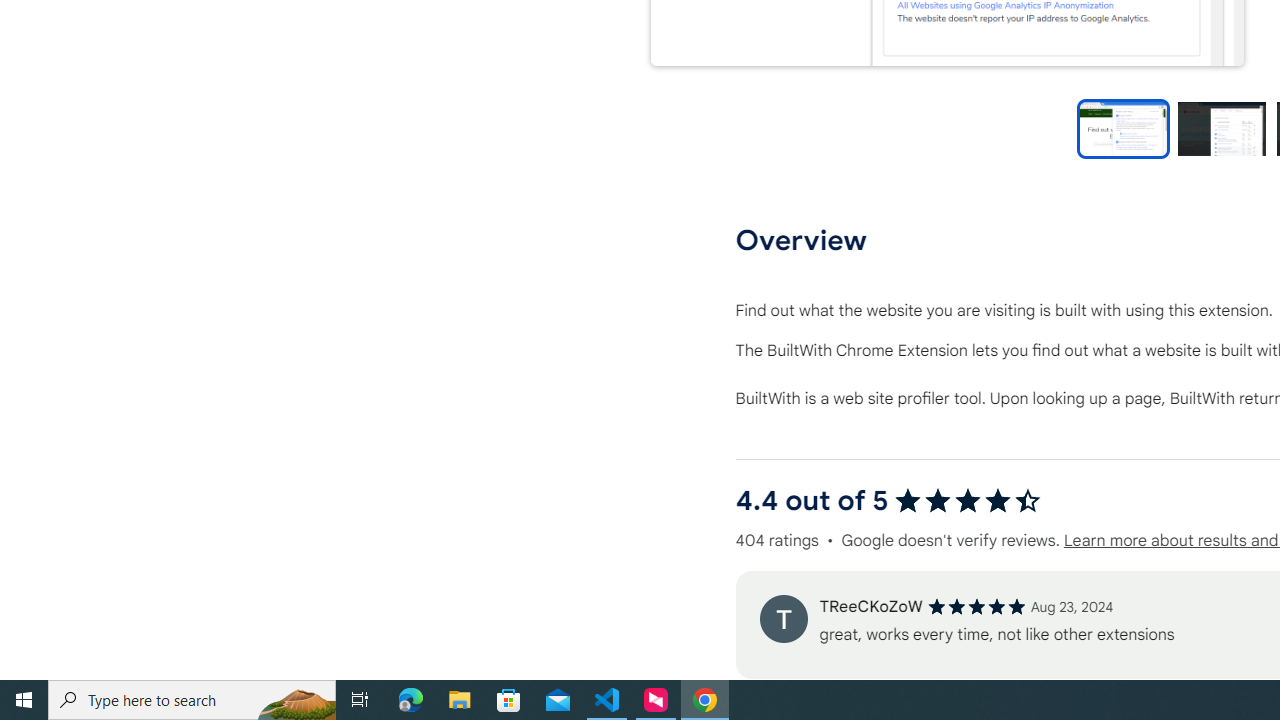  I want to click on 'Preview slide 1', so click(1123, 128).